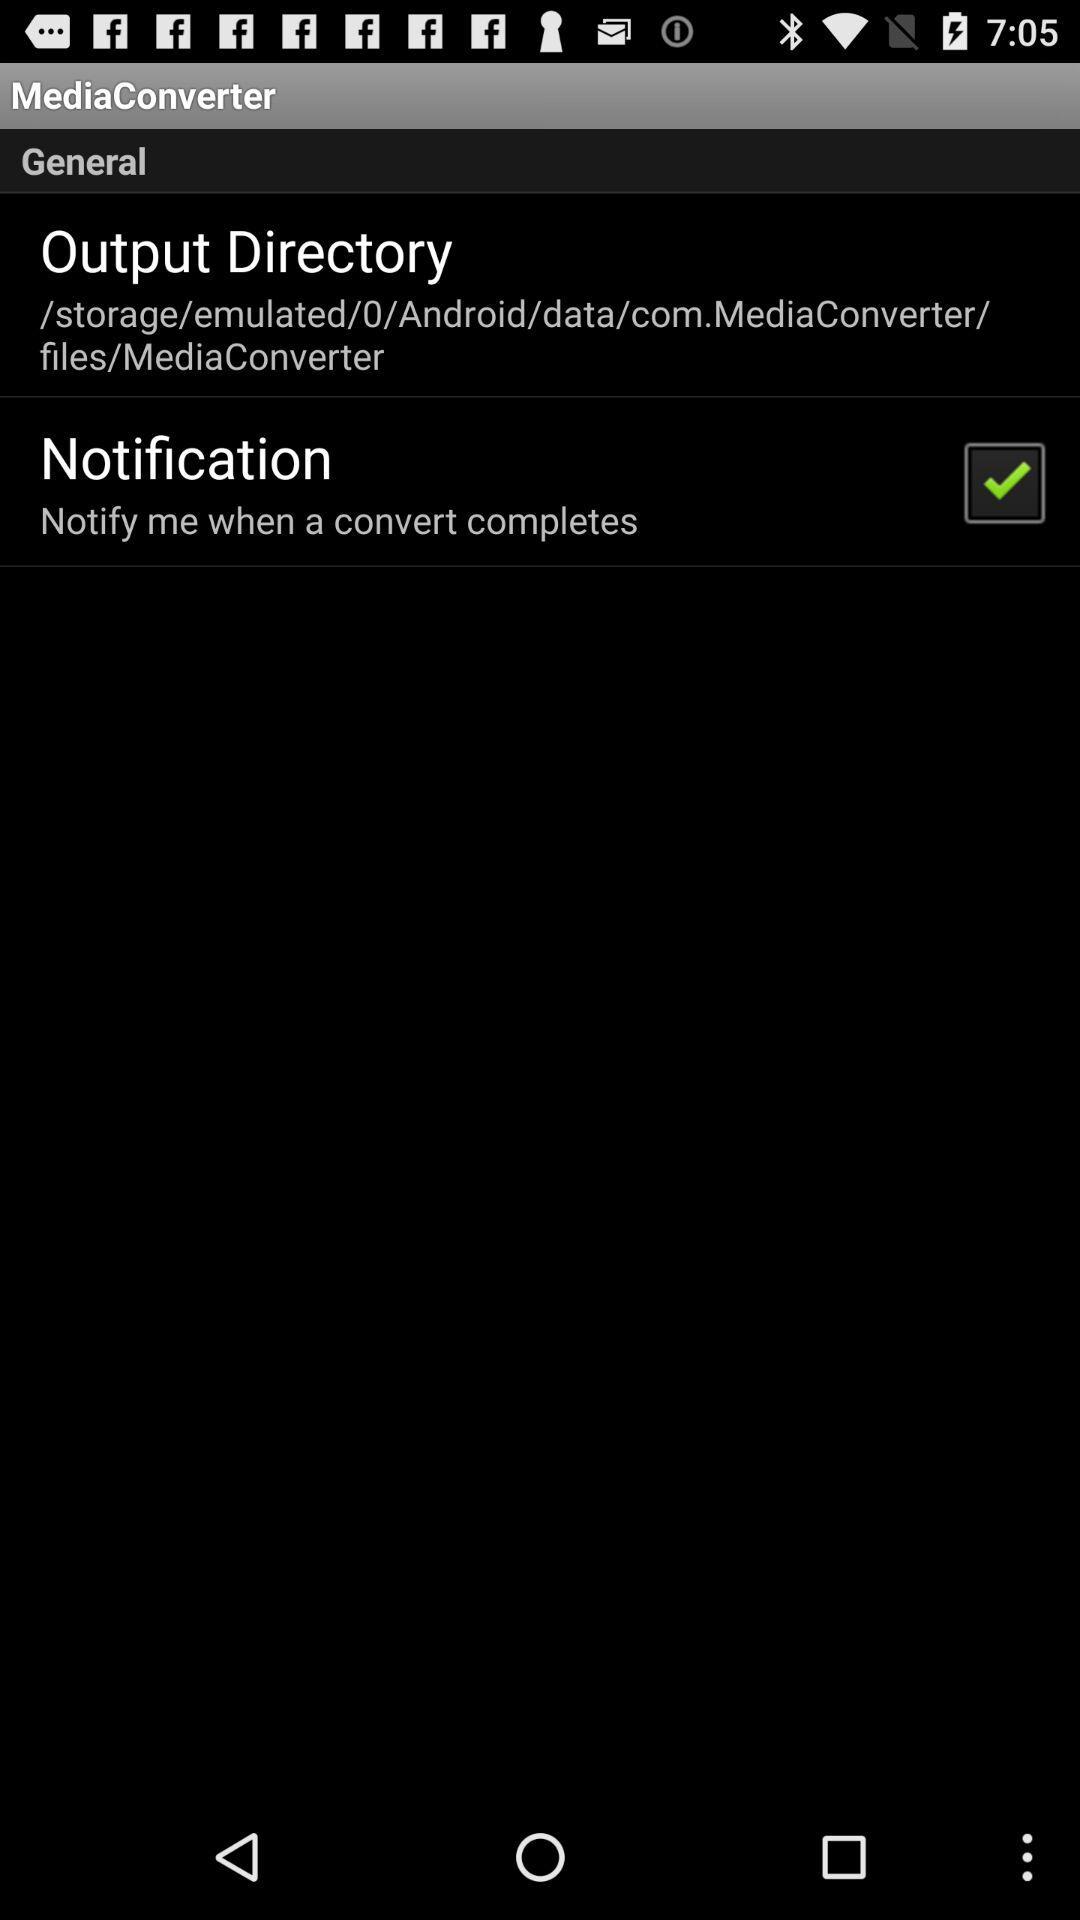  What do you see at coordinates (540, 161) in the screenshot?
I see `item below mediaconverter icon` at bounding box center [540, 161].